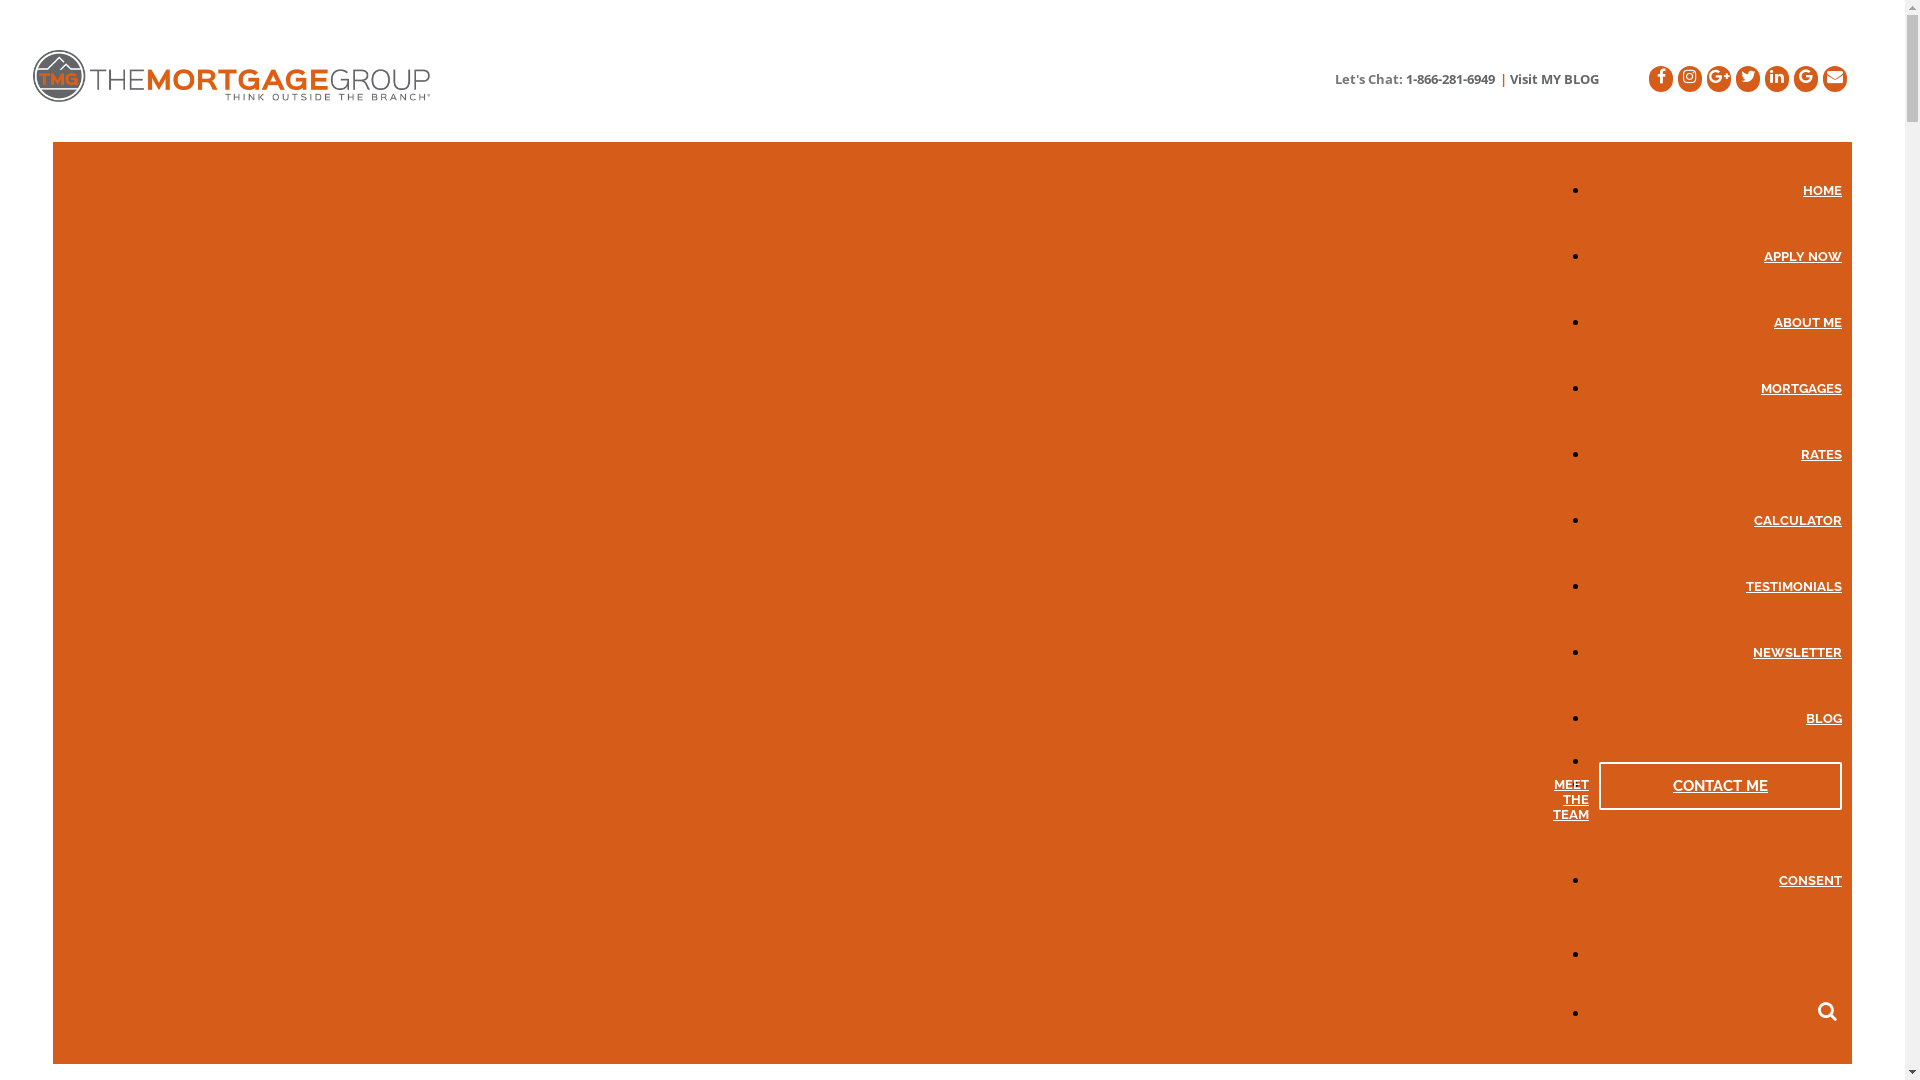 This screenshot has width=1920, height=1080. What do you see at coordinates (1714, 648) in the screenshot?
I see `'NEWSLETTER'` at bounding box center [1714, 648].